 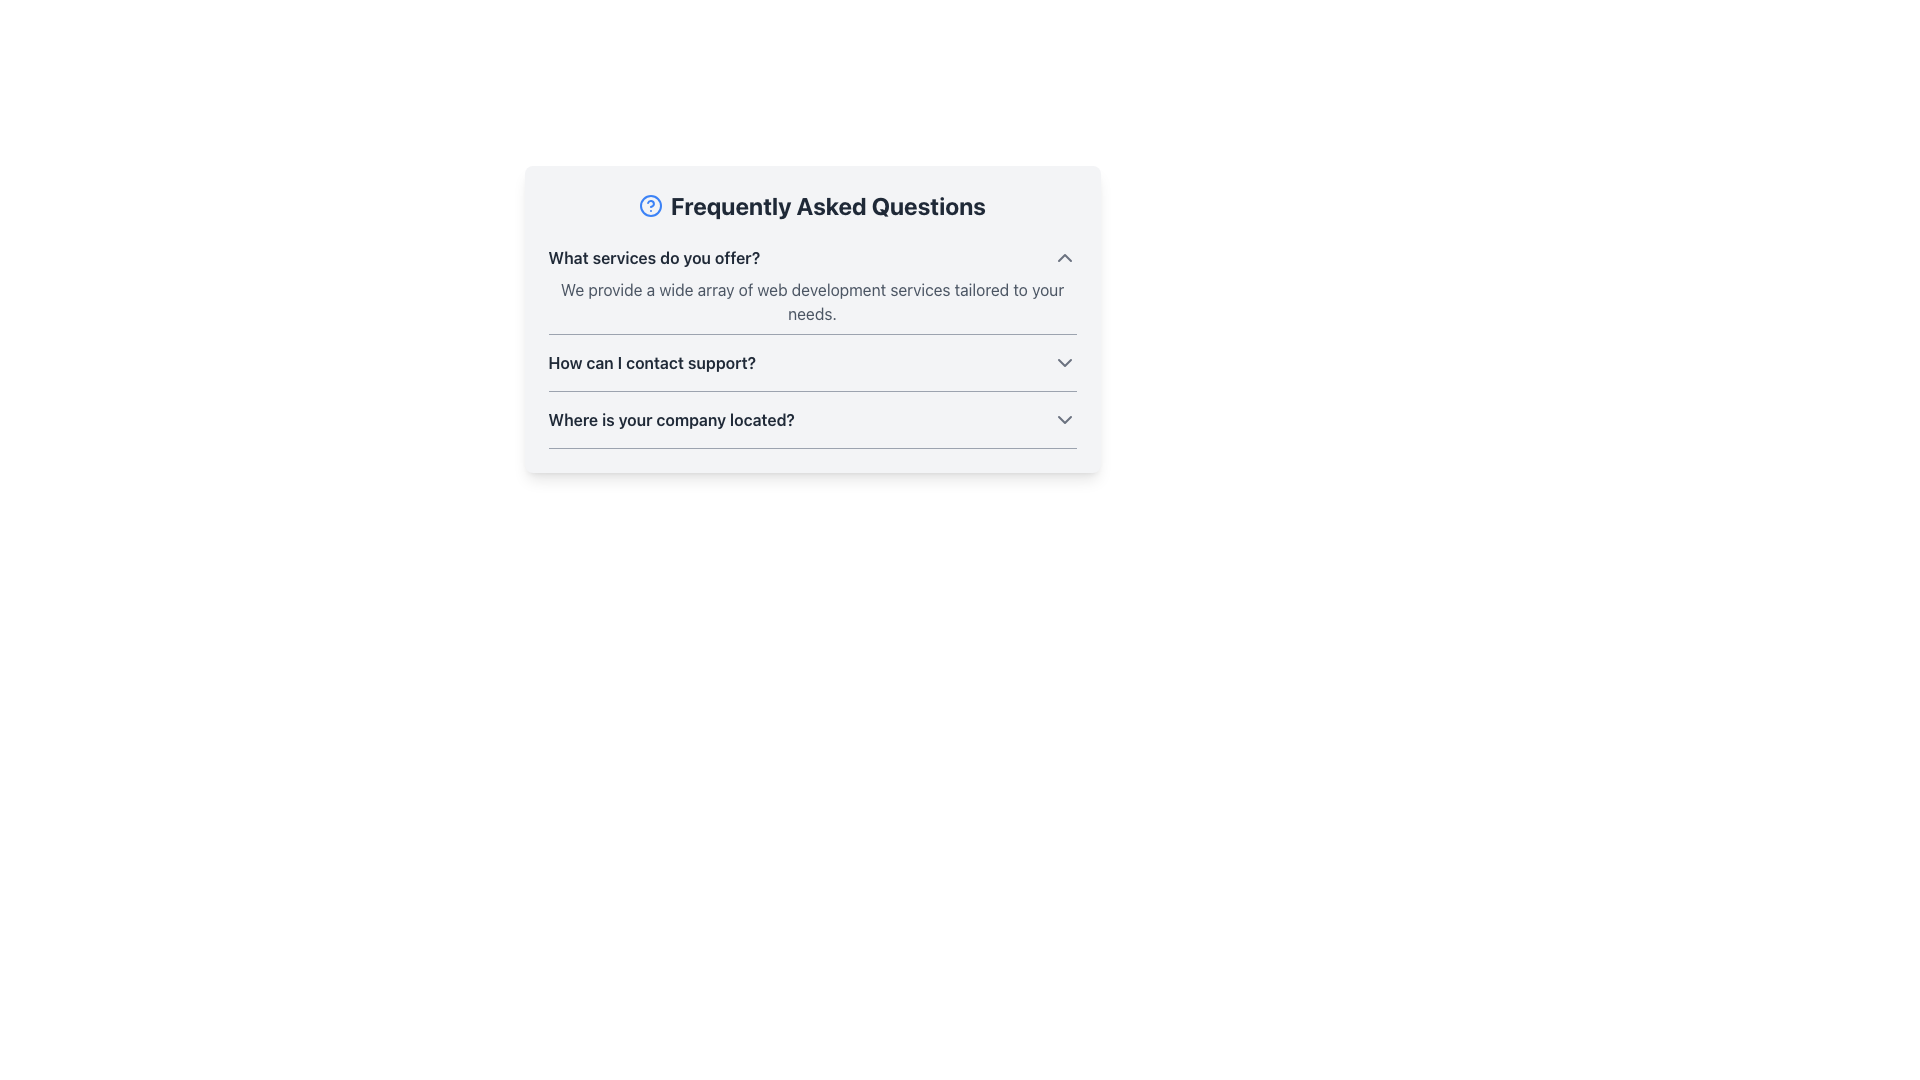 I want to click on the circular icon with a blue outline that contains a stylized question mark design, located to the left of the 'Frequently Asked Questions' title, so click(x=651, y=205).